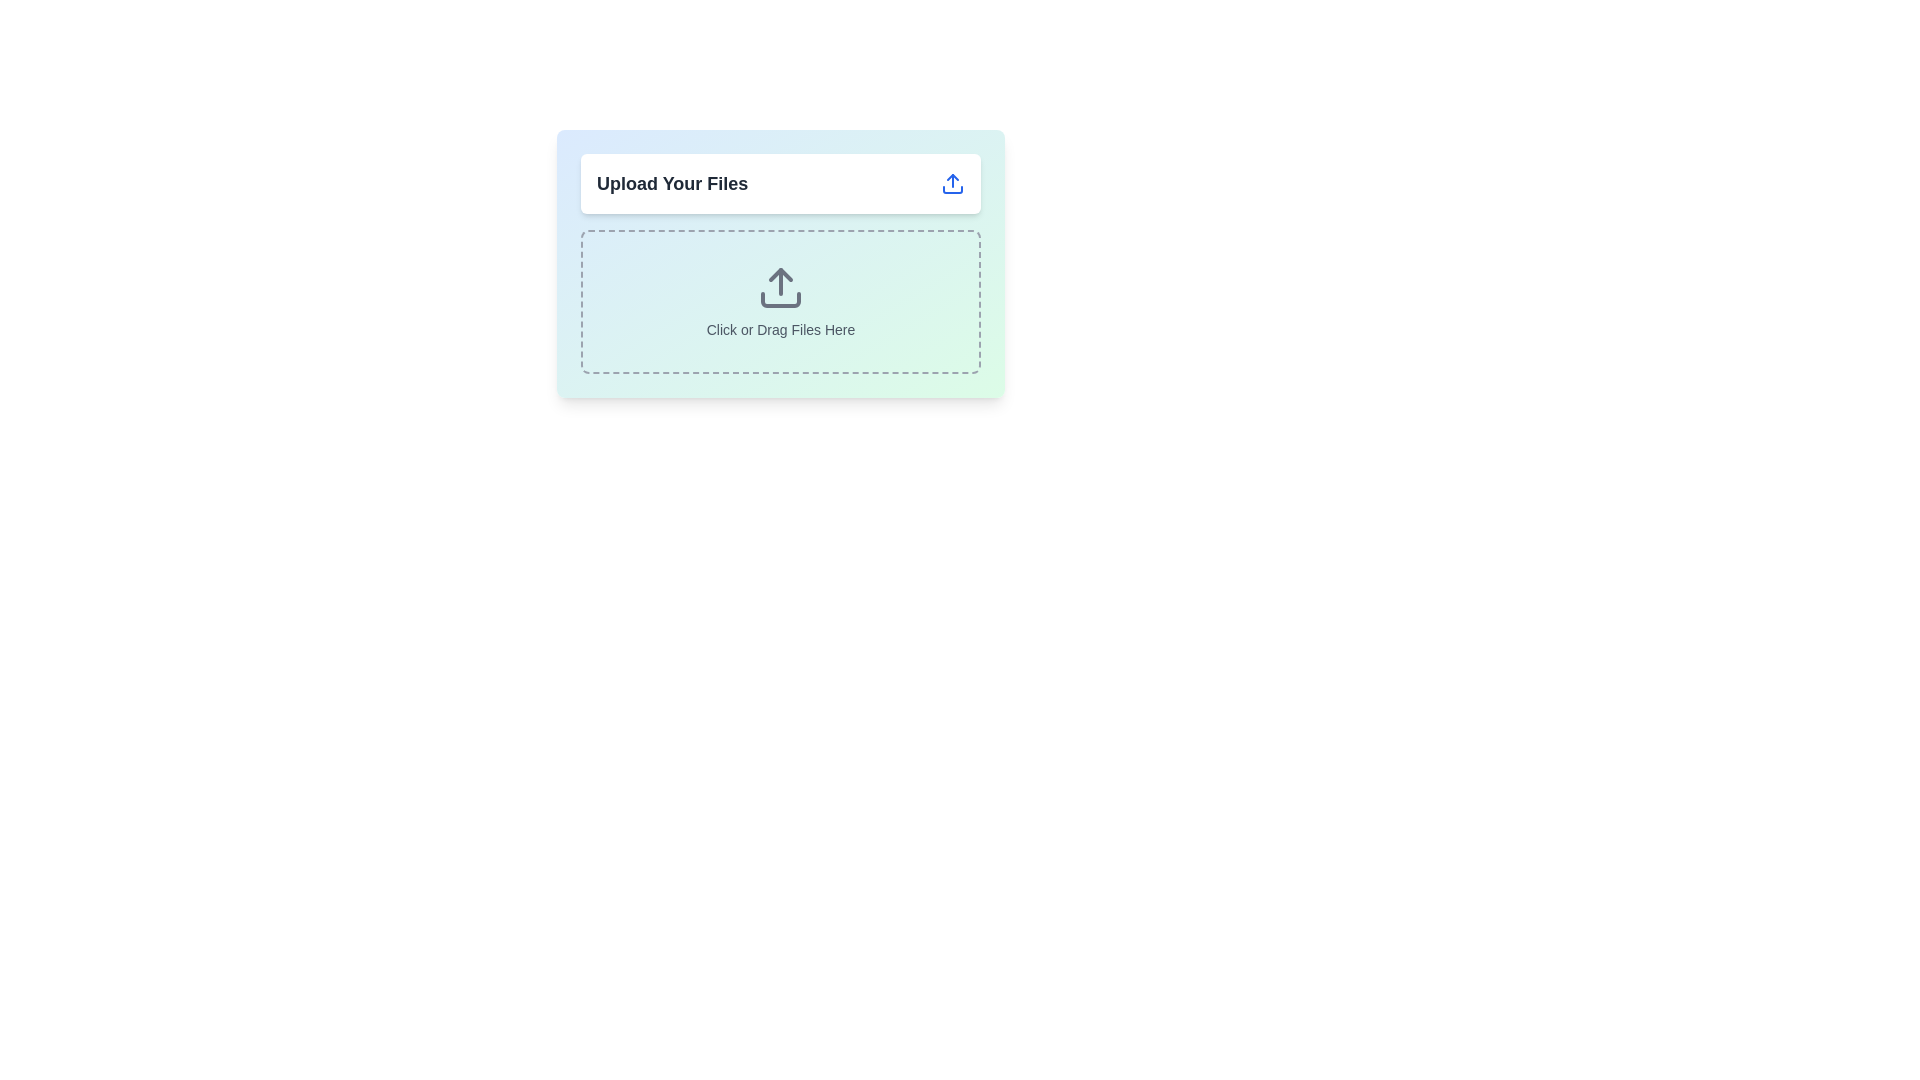 This screenshot has width=1920, height=1080. What do you see at coordinates (672, 184) in the screenshot?
I see `text displayed in the bold, large font saying 'Upload Your Files', which is prominently positioned in the upper left corner of the interface` at bounding box center [672, 184].